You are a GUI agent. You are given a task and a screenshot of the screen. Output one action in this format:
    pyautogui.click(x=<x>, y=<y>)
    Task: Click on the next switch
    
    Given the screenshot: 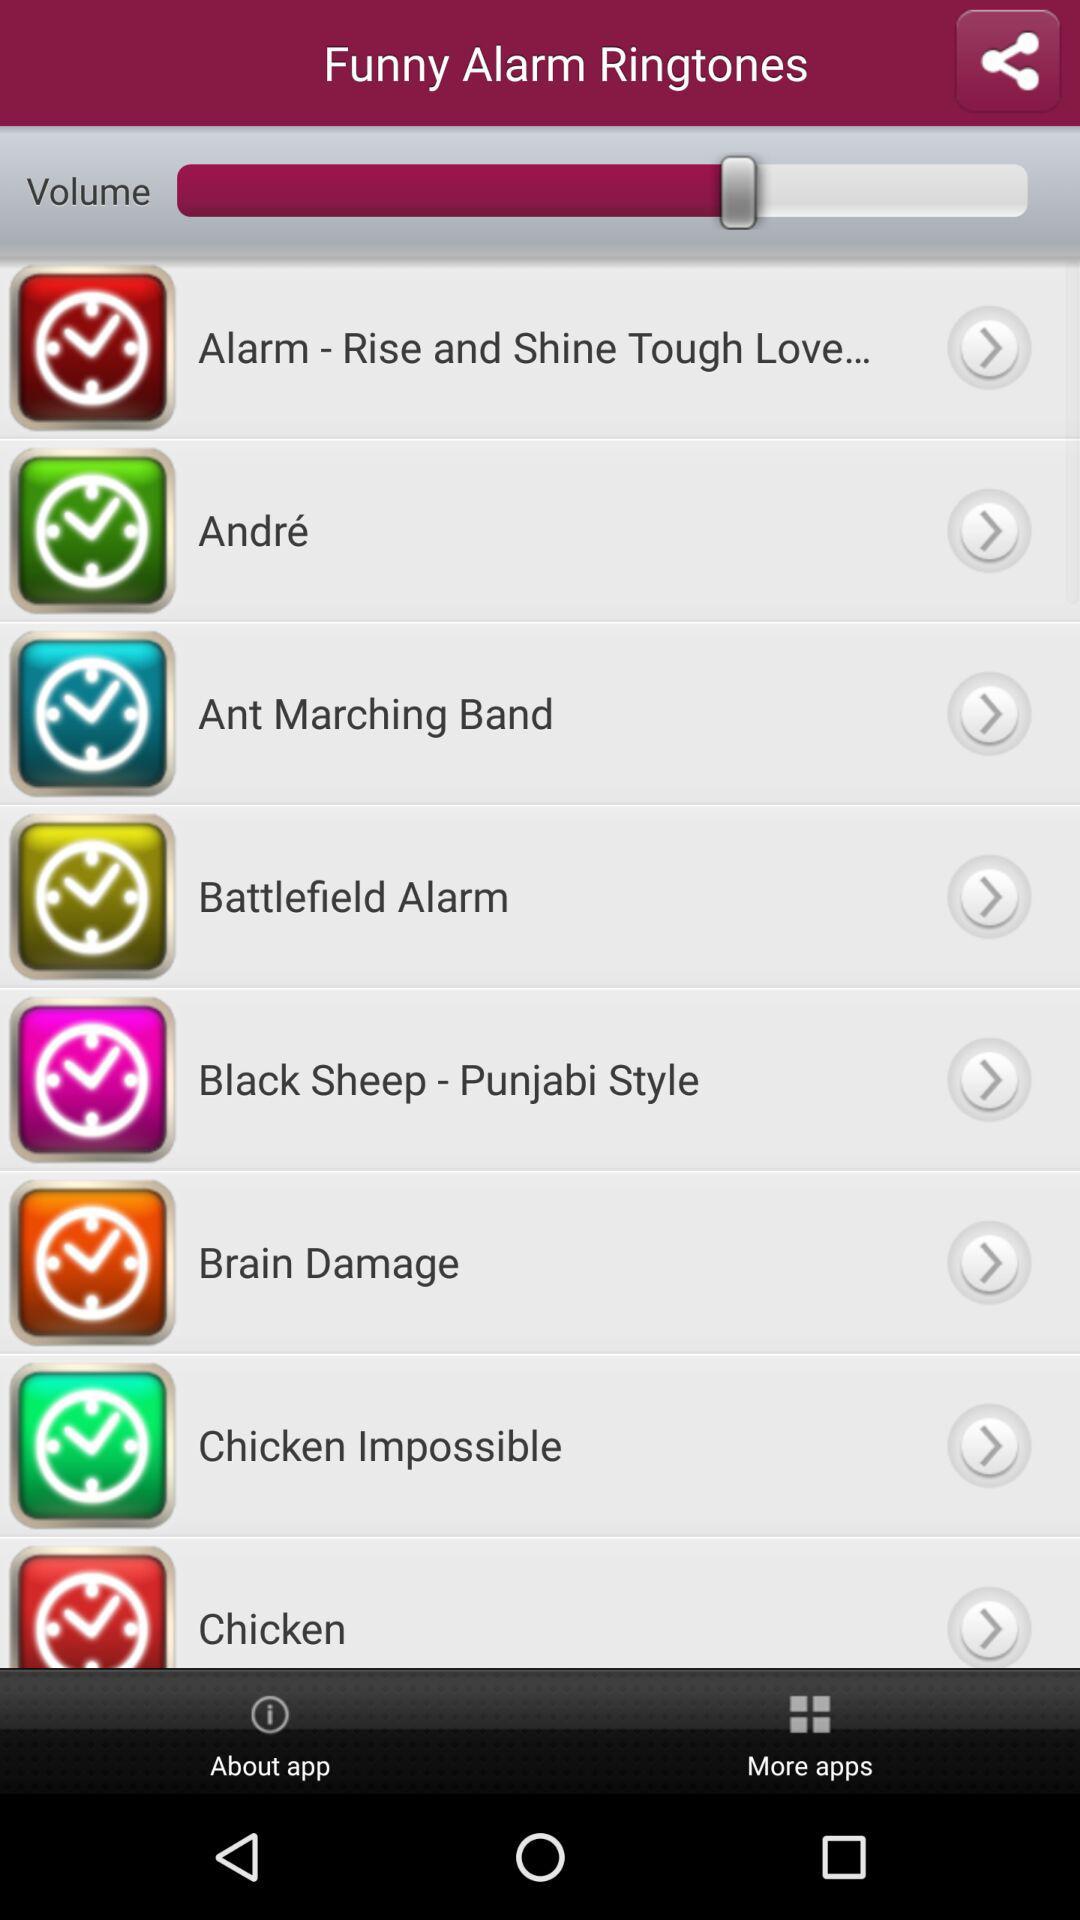 What is the action you would take?
    pyautogui.click(x=987, y=346)
    